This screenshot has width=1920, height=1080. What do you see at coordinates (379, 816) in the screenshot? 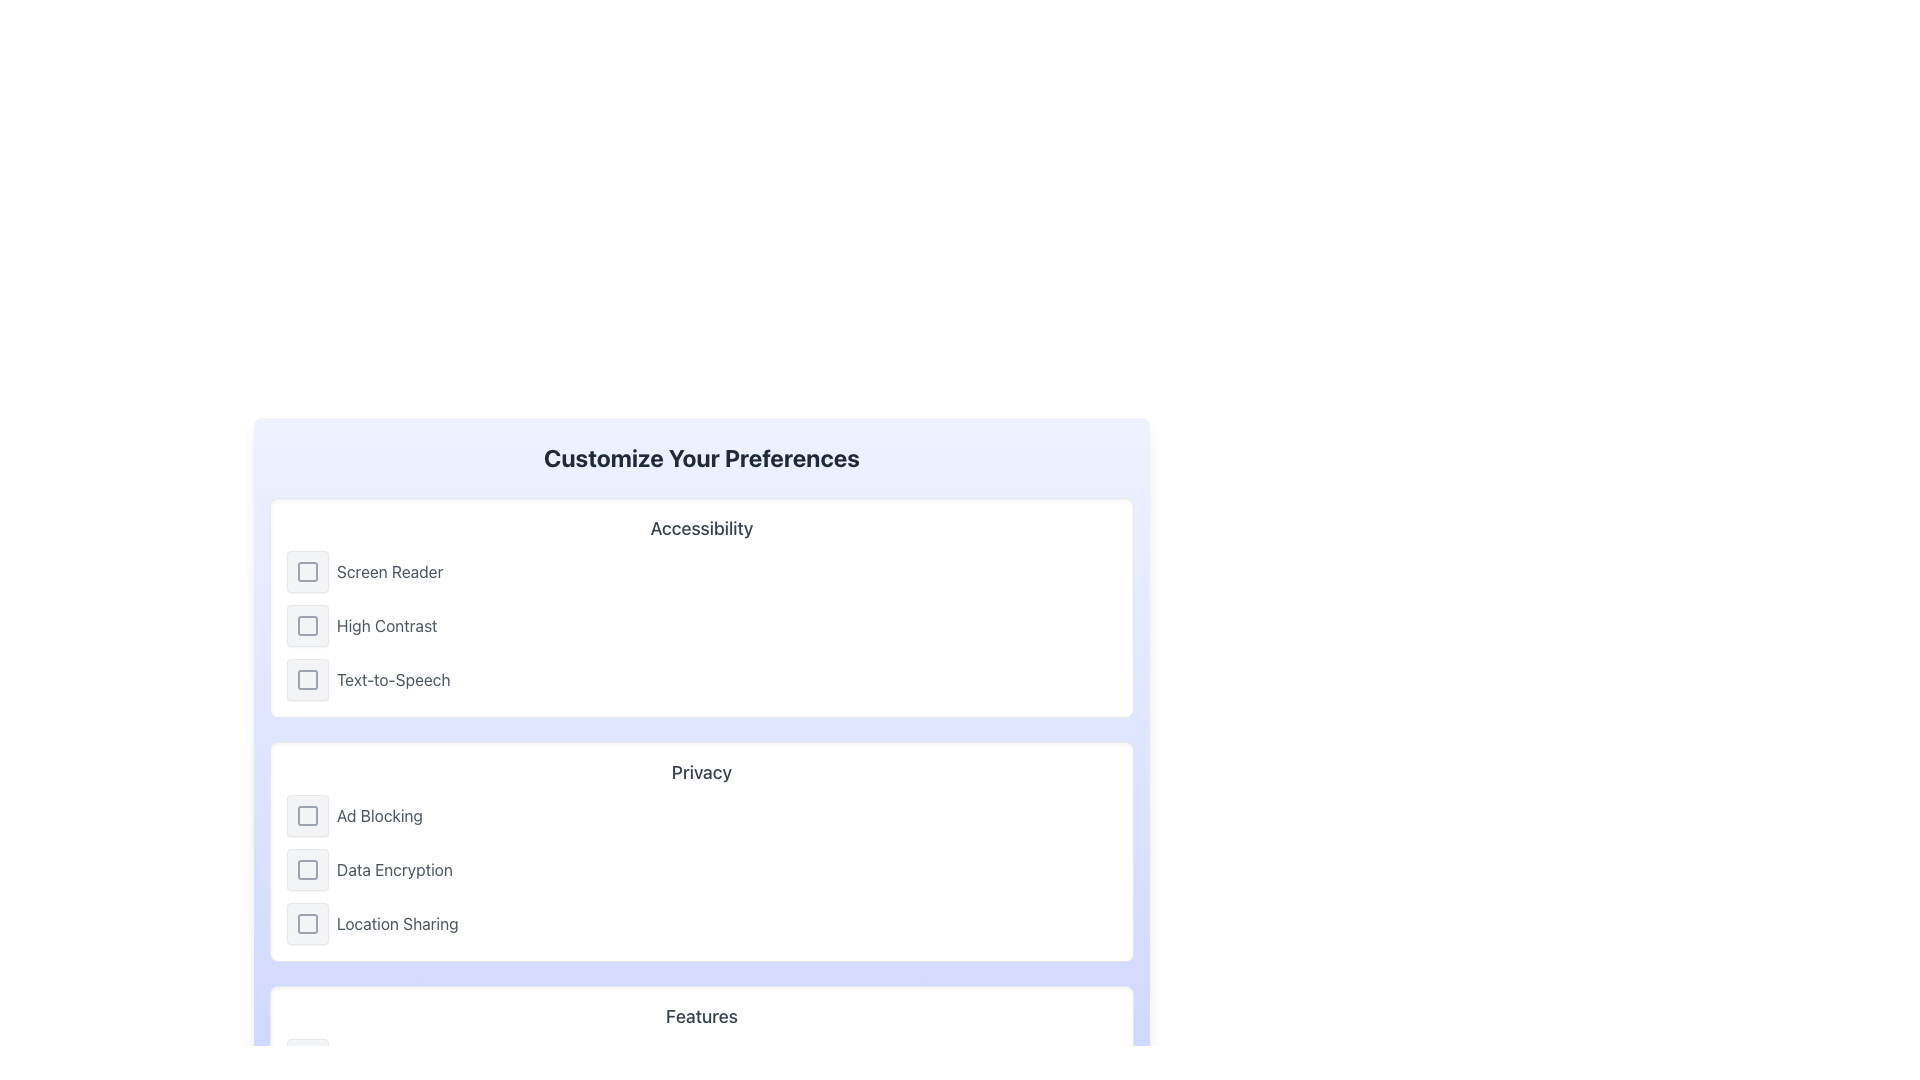
I see `the text label indicating the function of the associated checkbox in the 'Privacy' section, which is positioned third from the top` at bounding box center [379, 816].